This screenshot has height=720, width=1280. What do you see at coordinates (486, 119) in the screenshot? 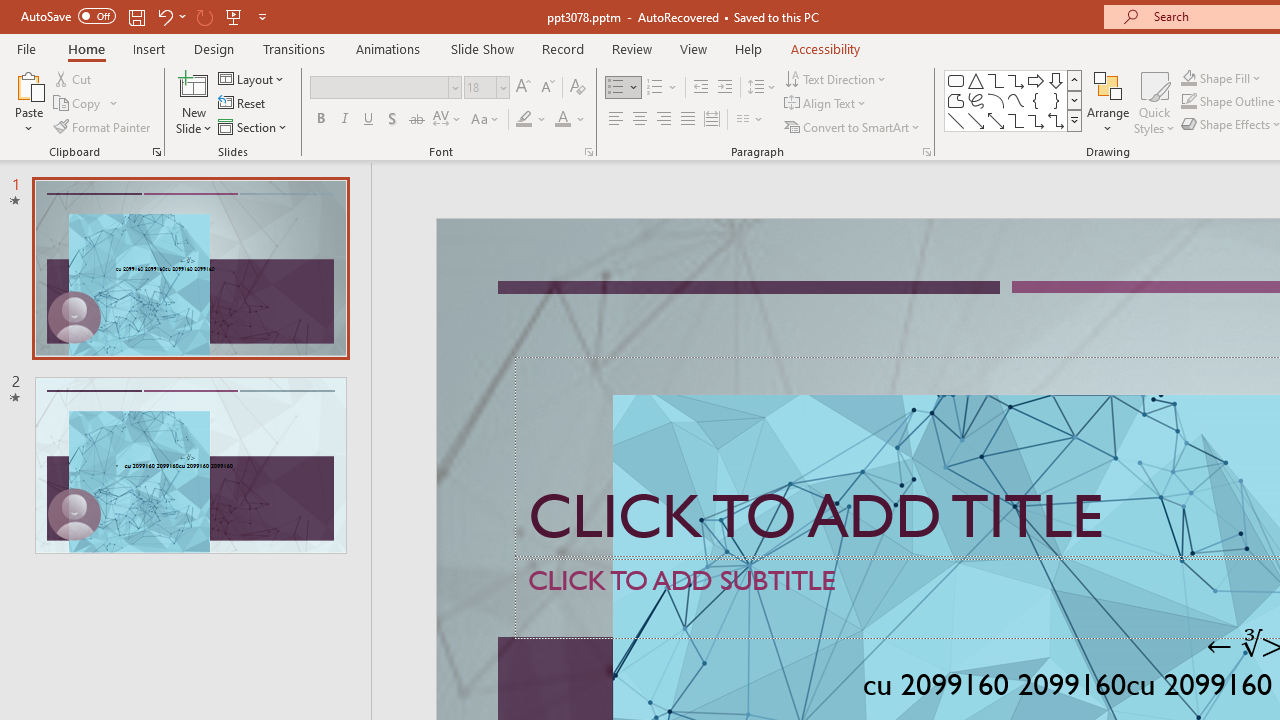
I see `'Change Case'` at bounding box center [486, 119].